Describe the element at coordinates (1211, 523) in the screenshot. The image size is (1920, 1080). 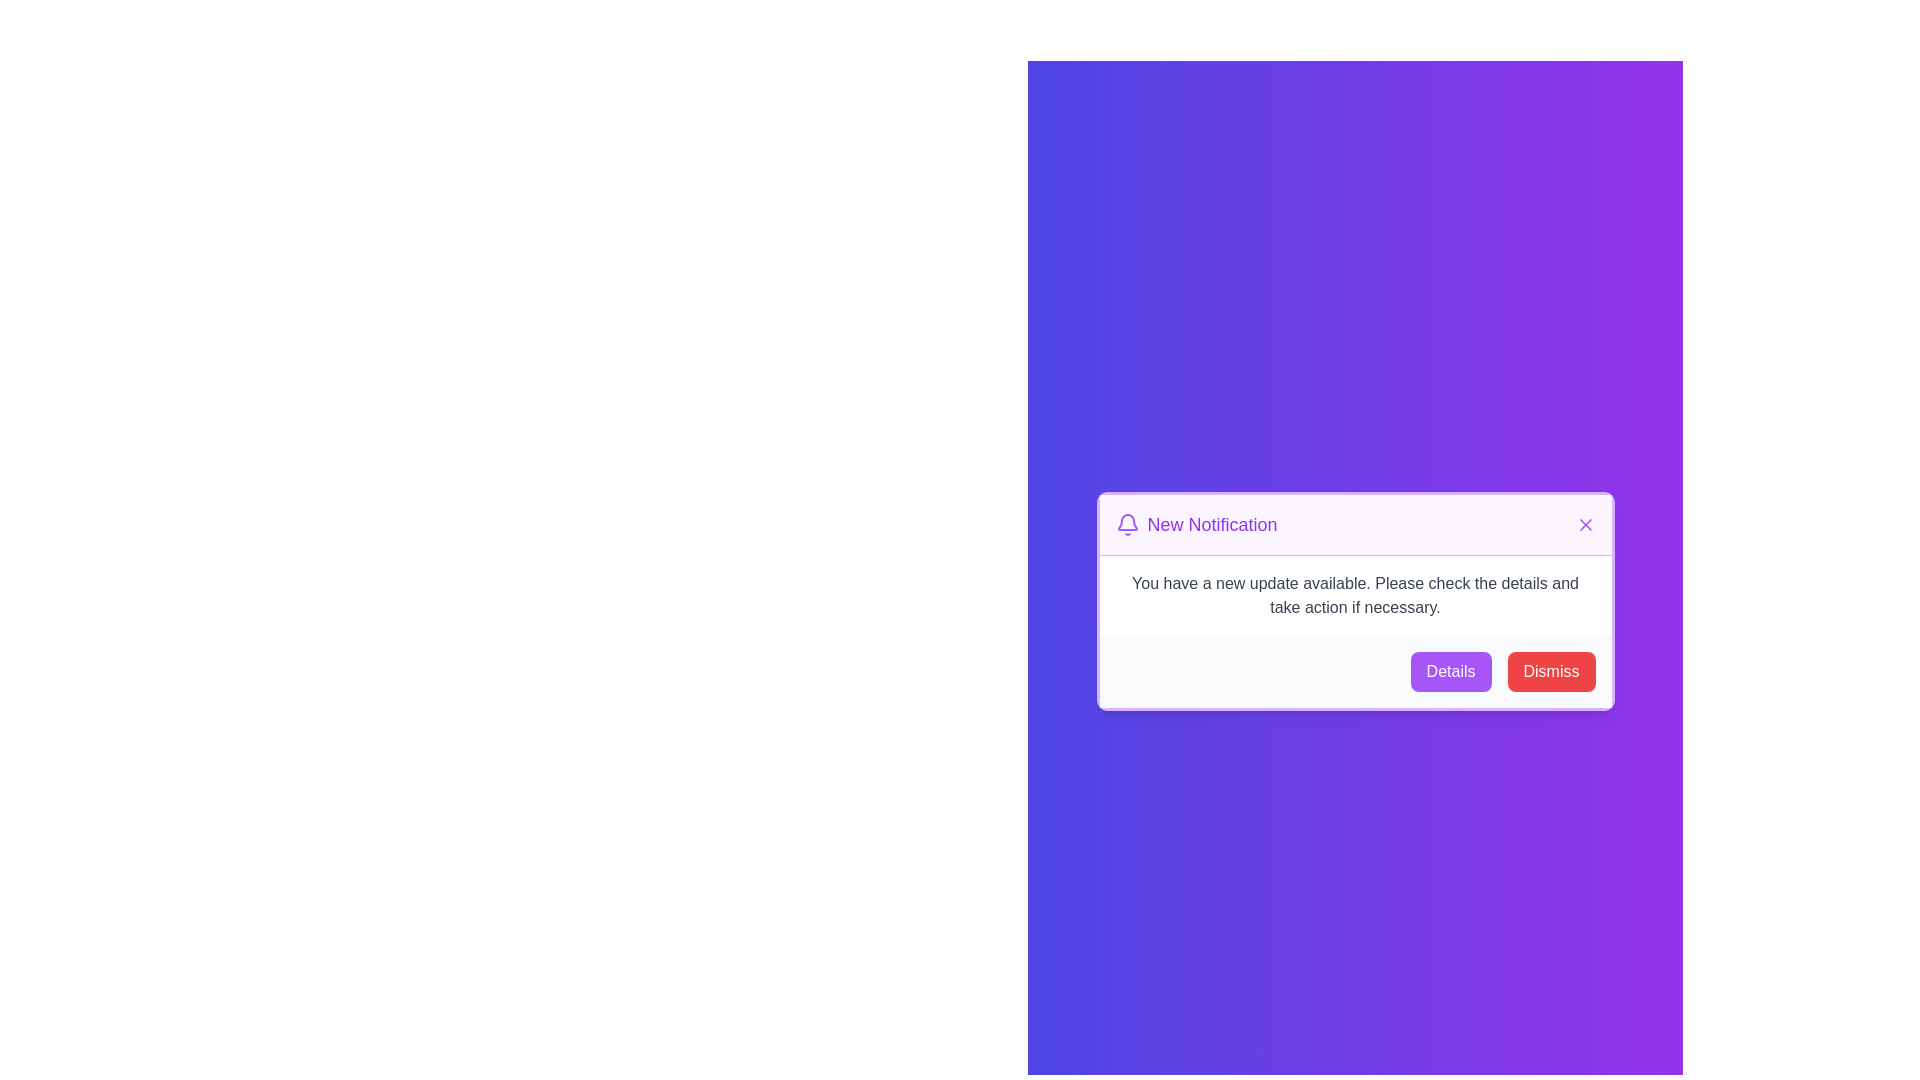
I see `the text label displaying 'New Notification', which is styled in large bold purple font and located next to a bell icon at the top center of the notification card` at that location.